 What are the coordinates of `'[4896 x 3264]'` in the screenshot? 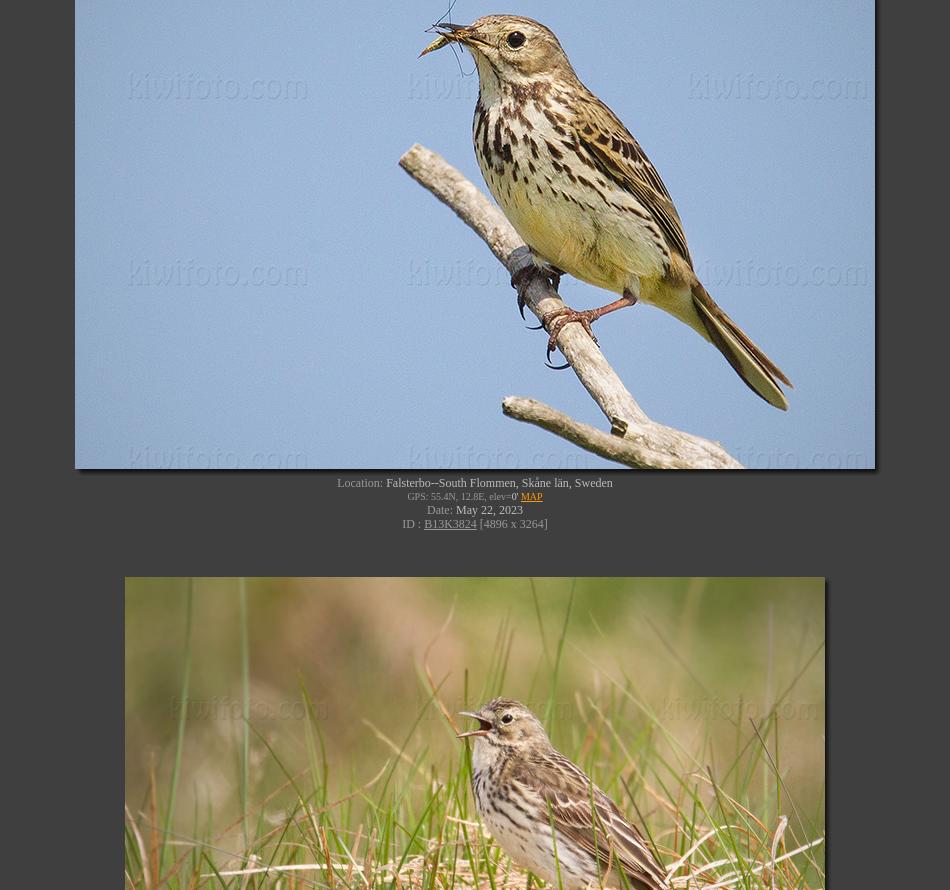 It's located at (511, 521).